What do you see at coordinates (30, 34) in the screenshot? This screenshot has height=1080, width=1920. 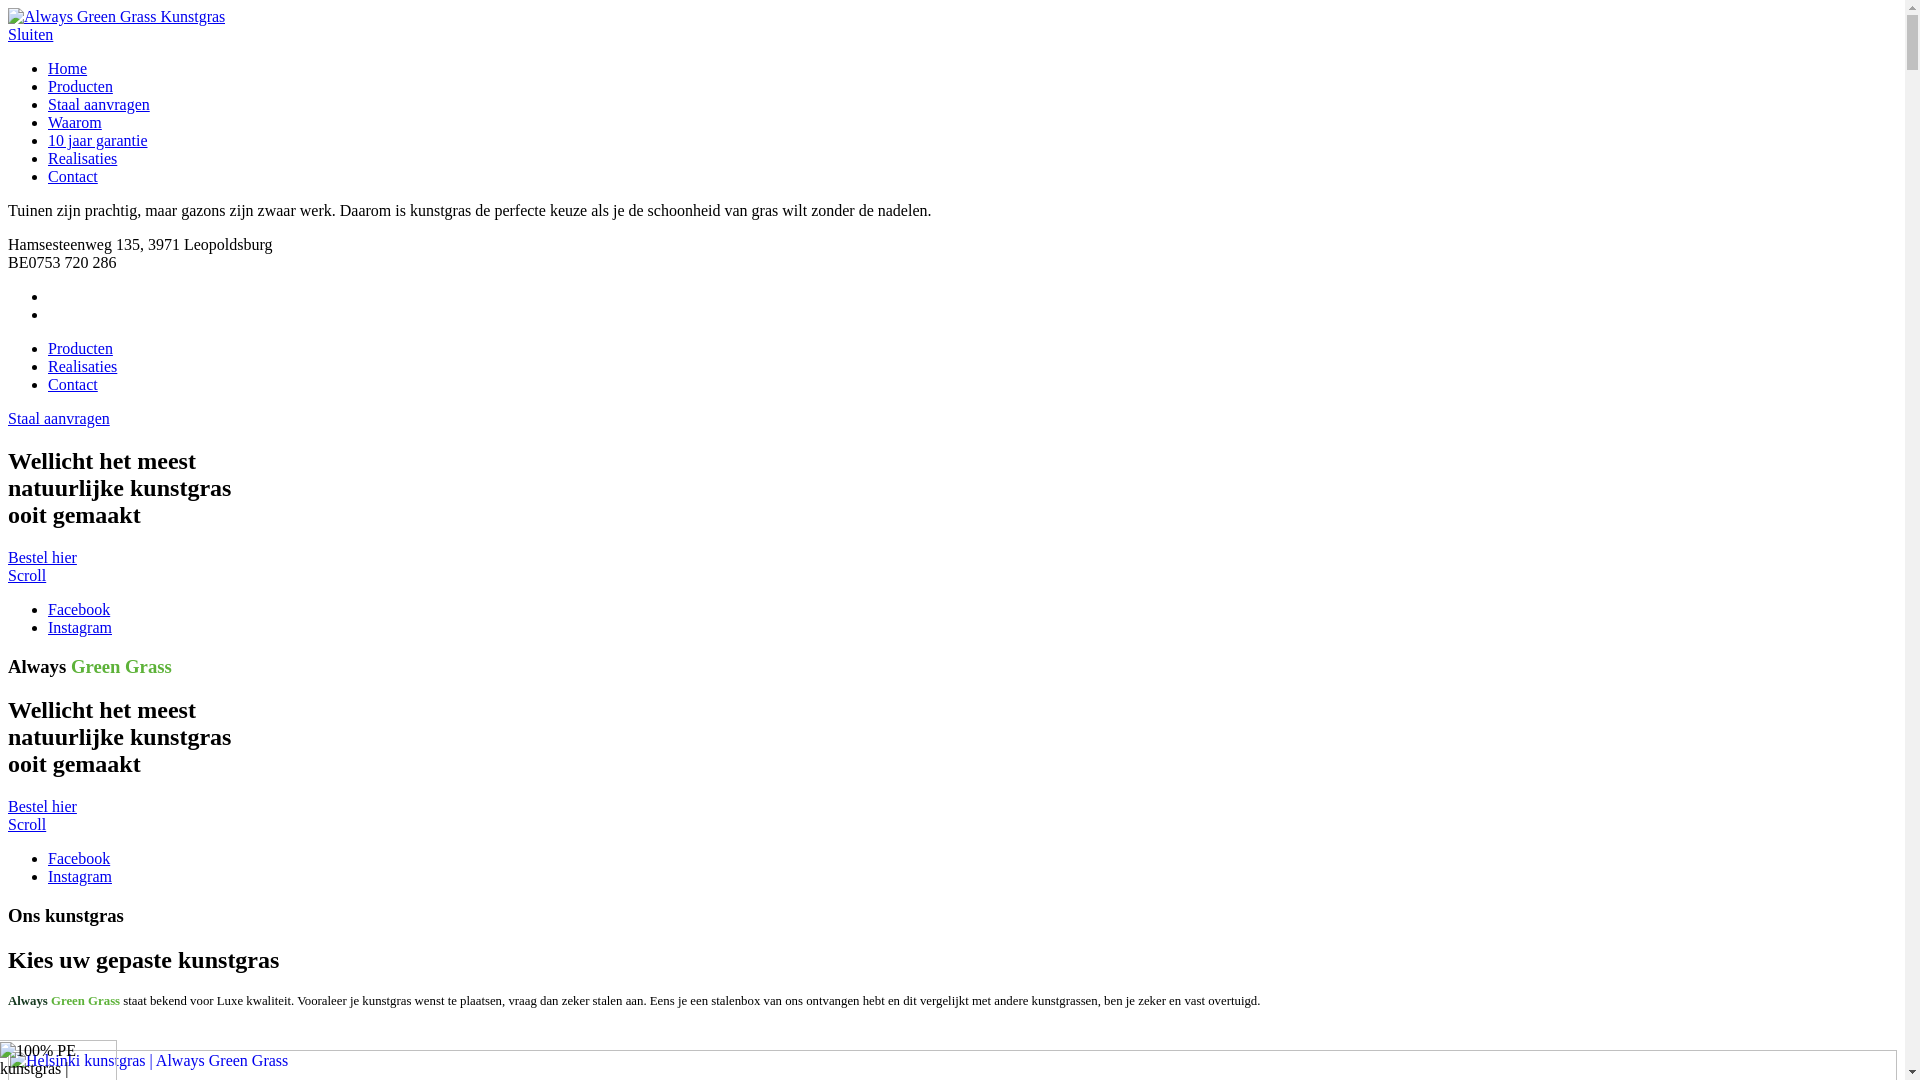 I see `'Sluiten'` at bounding box center [30, 34].